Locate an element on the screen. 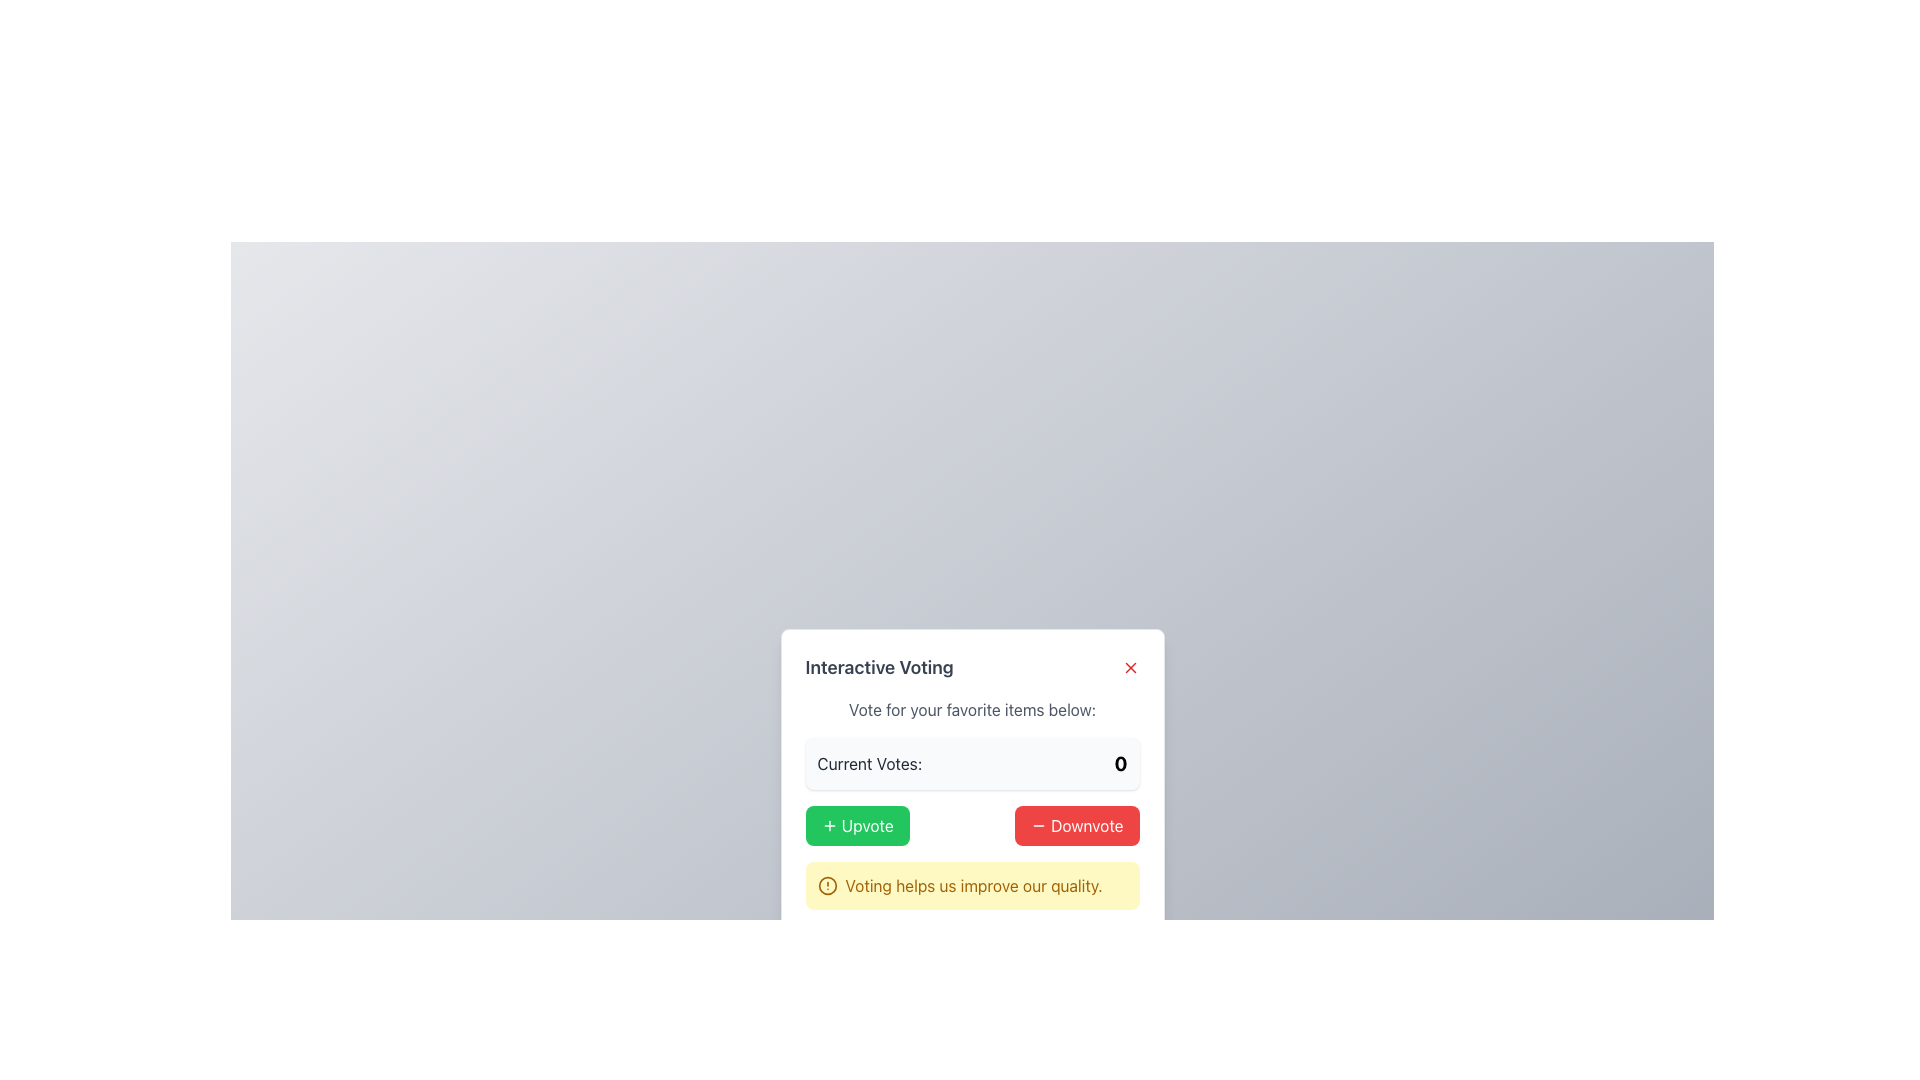 The height and width of the screenshot is (1080, 1920). the 'Downvote' button, which is a rectangular button with a red background and white text, located to the right of the 'Upvote' button in the voting panel is located at coordinates (1076, 825).